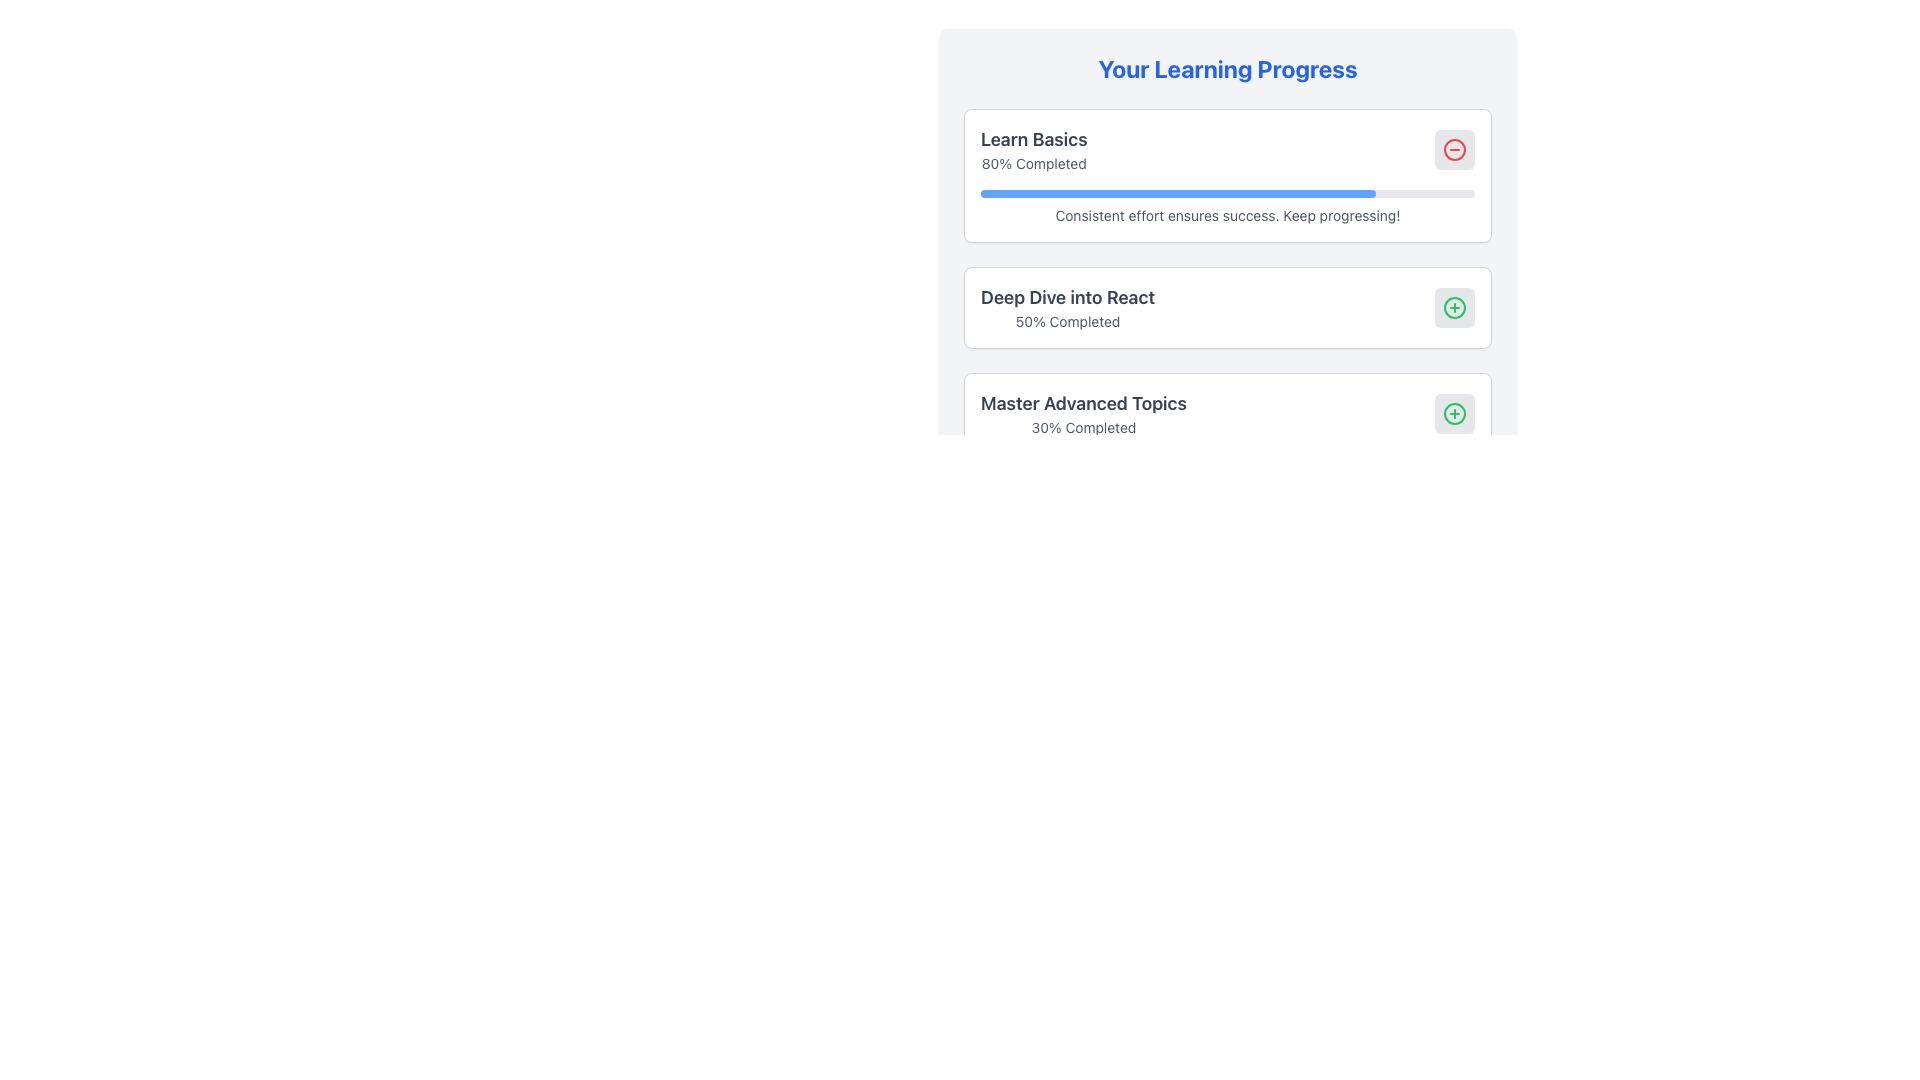 This screenshot has width=1920, height=1080. Describe the element at coordinates (1034, 163) in the screenshot. I see `displayed progress percentage text located directly below the 'Learn Basics' heading in the first module card of the interface` at that location.